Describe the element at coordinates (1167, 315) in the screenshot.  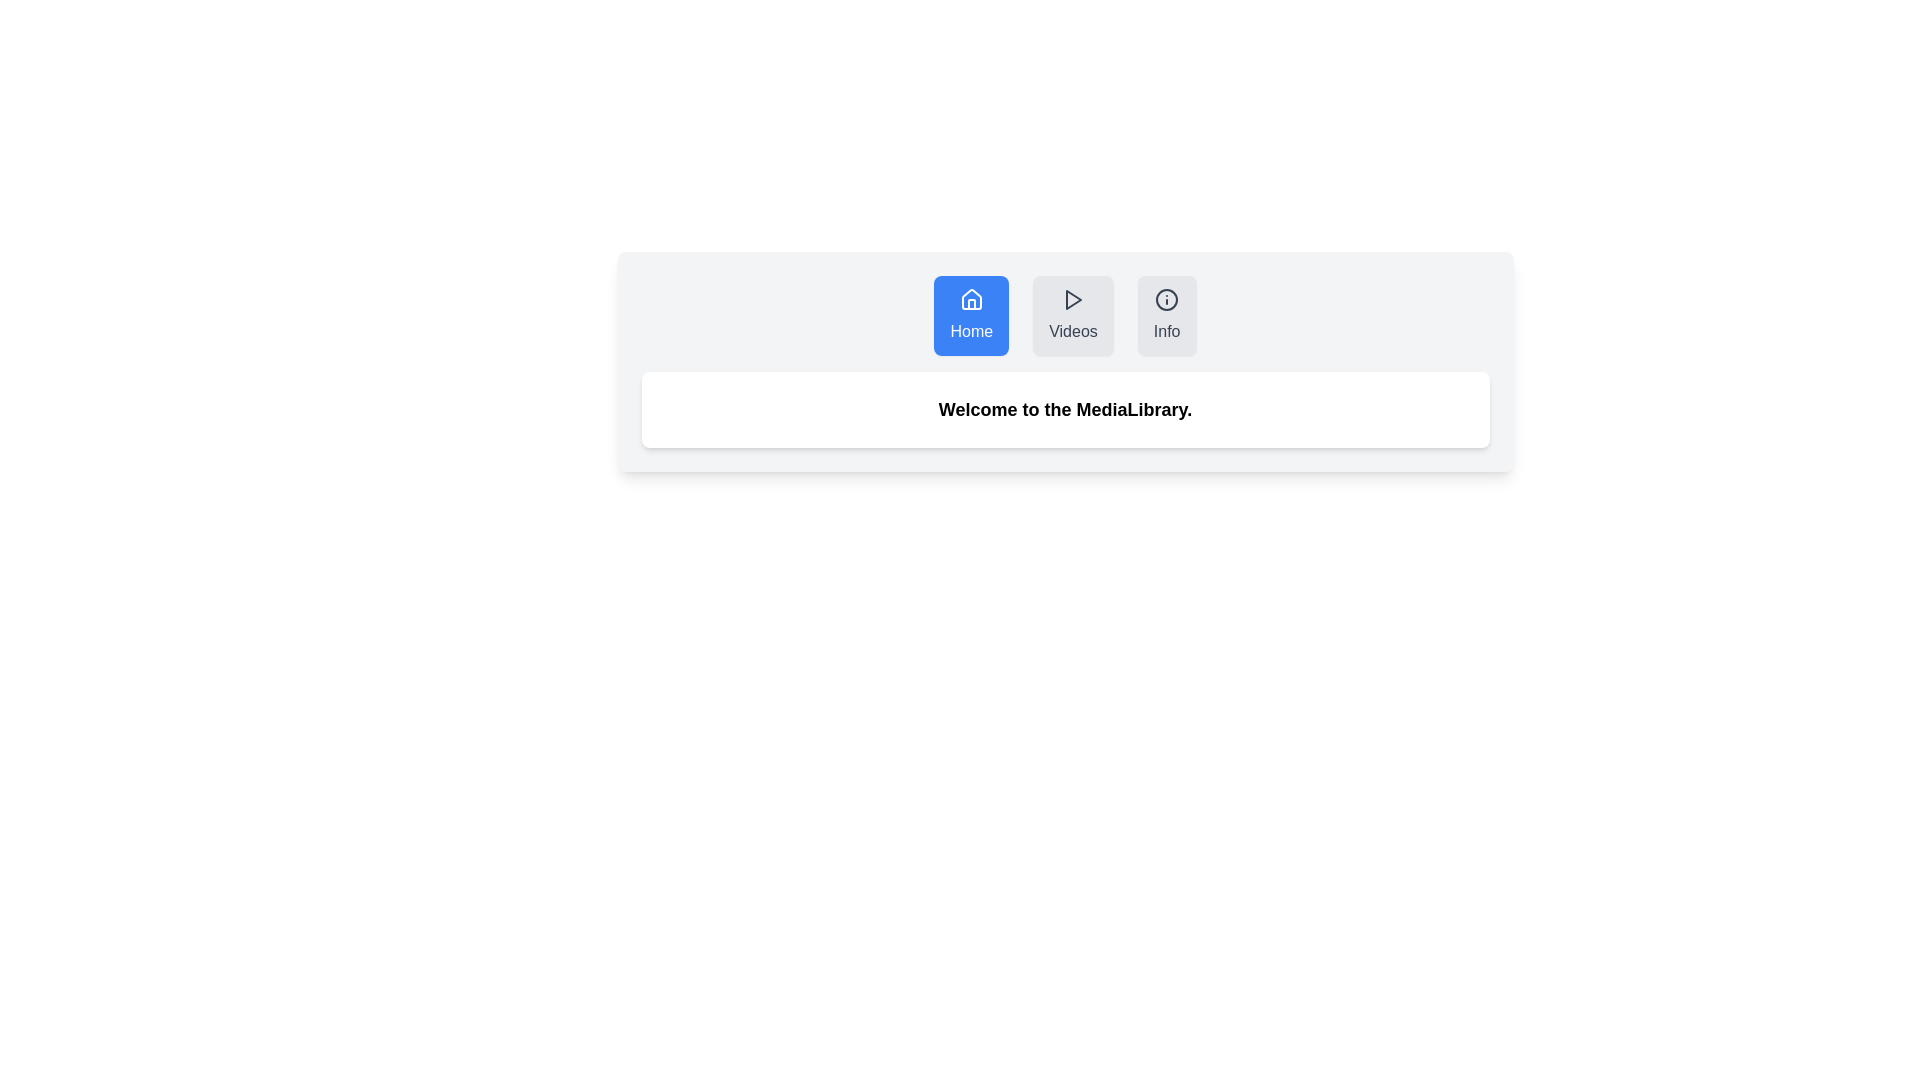
I see `the tab labeled Info to observe styling changes` at that location.